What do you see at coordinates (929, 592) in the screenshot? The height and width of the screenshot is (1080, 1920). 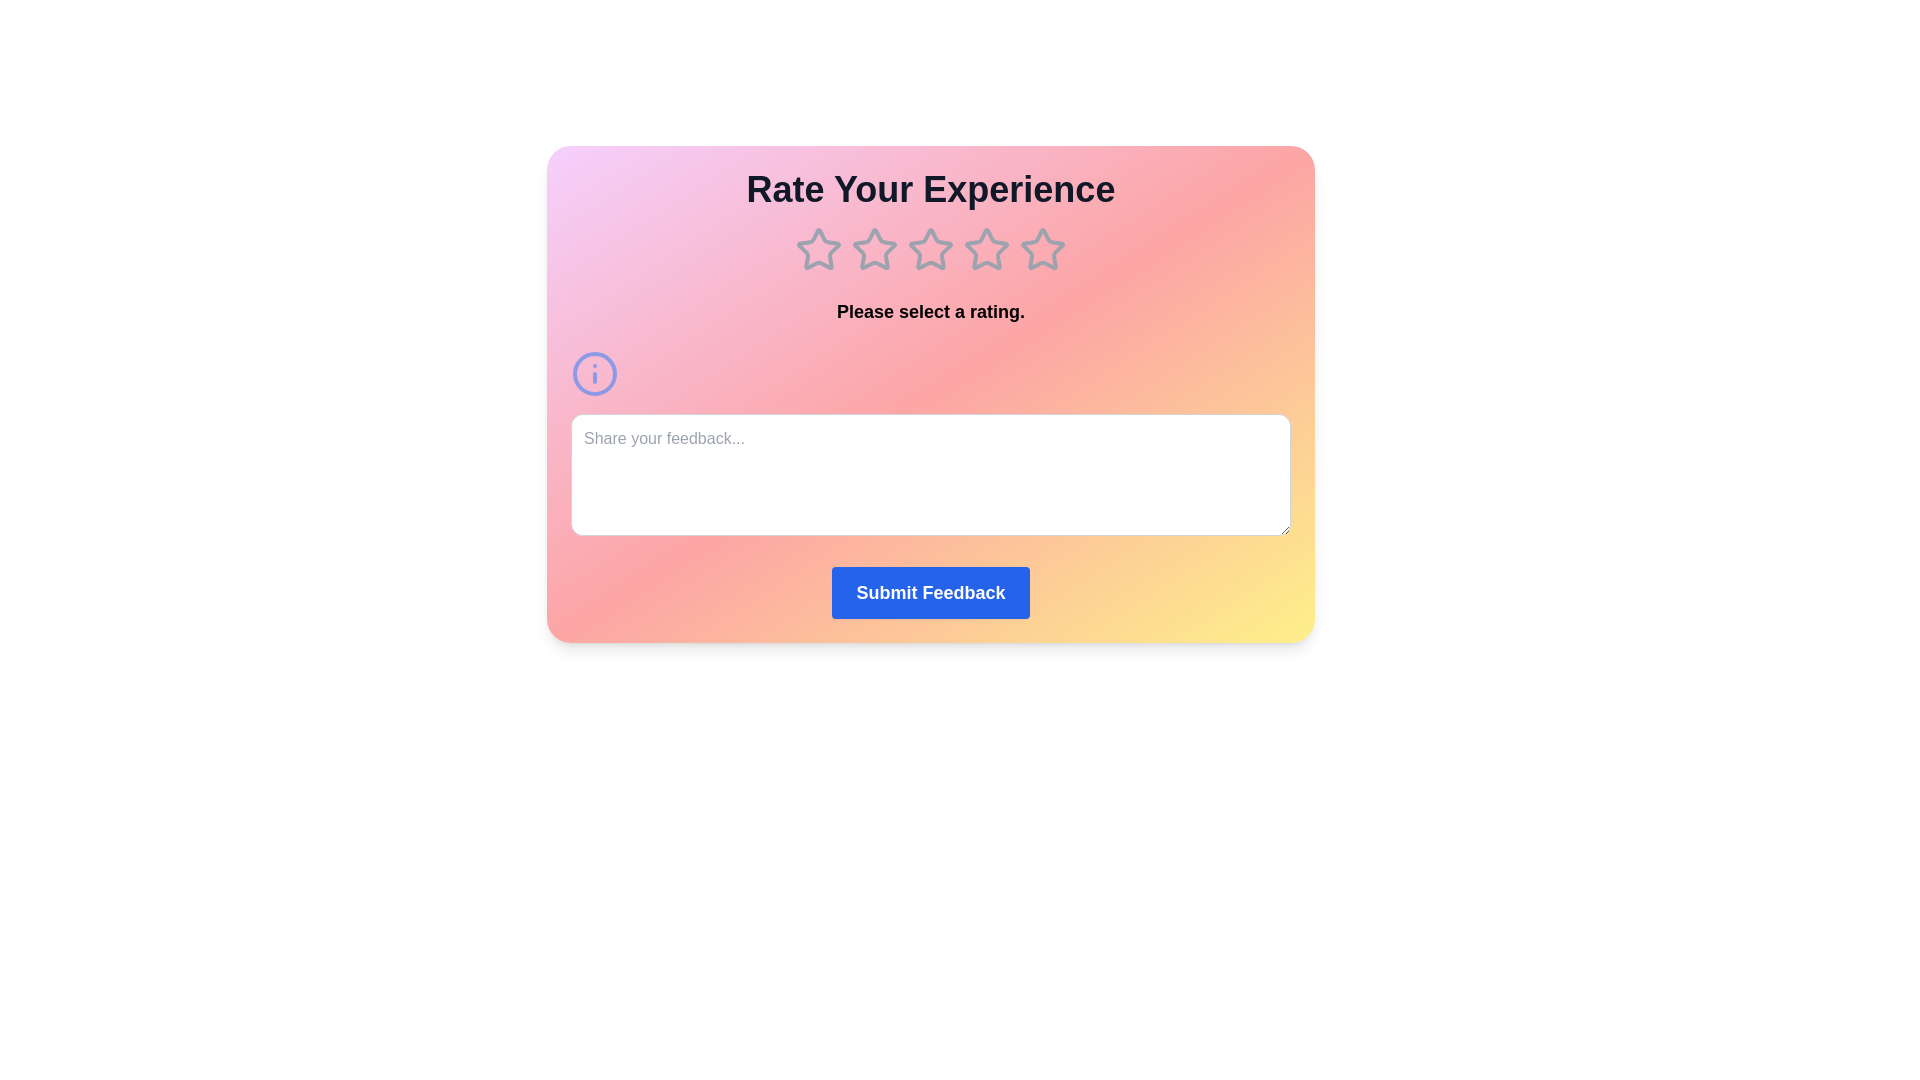 I see `the Submit Feedback button` at bounding box center [929, 592].